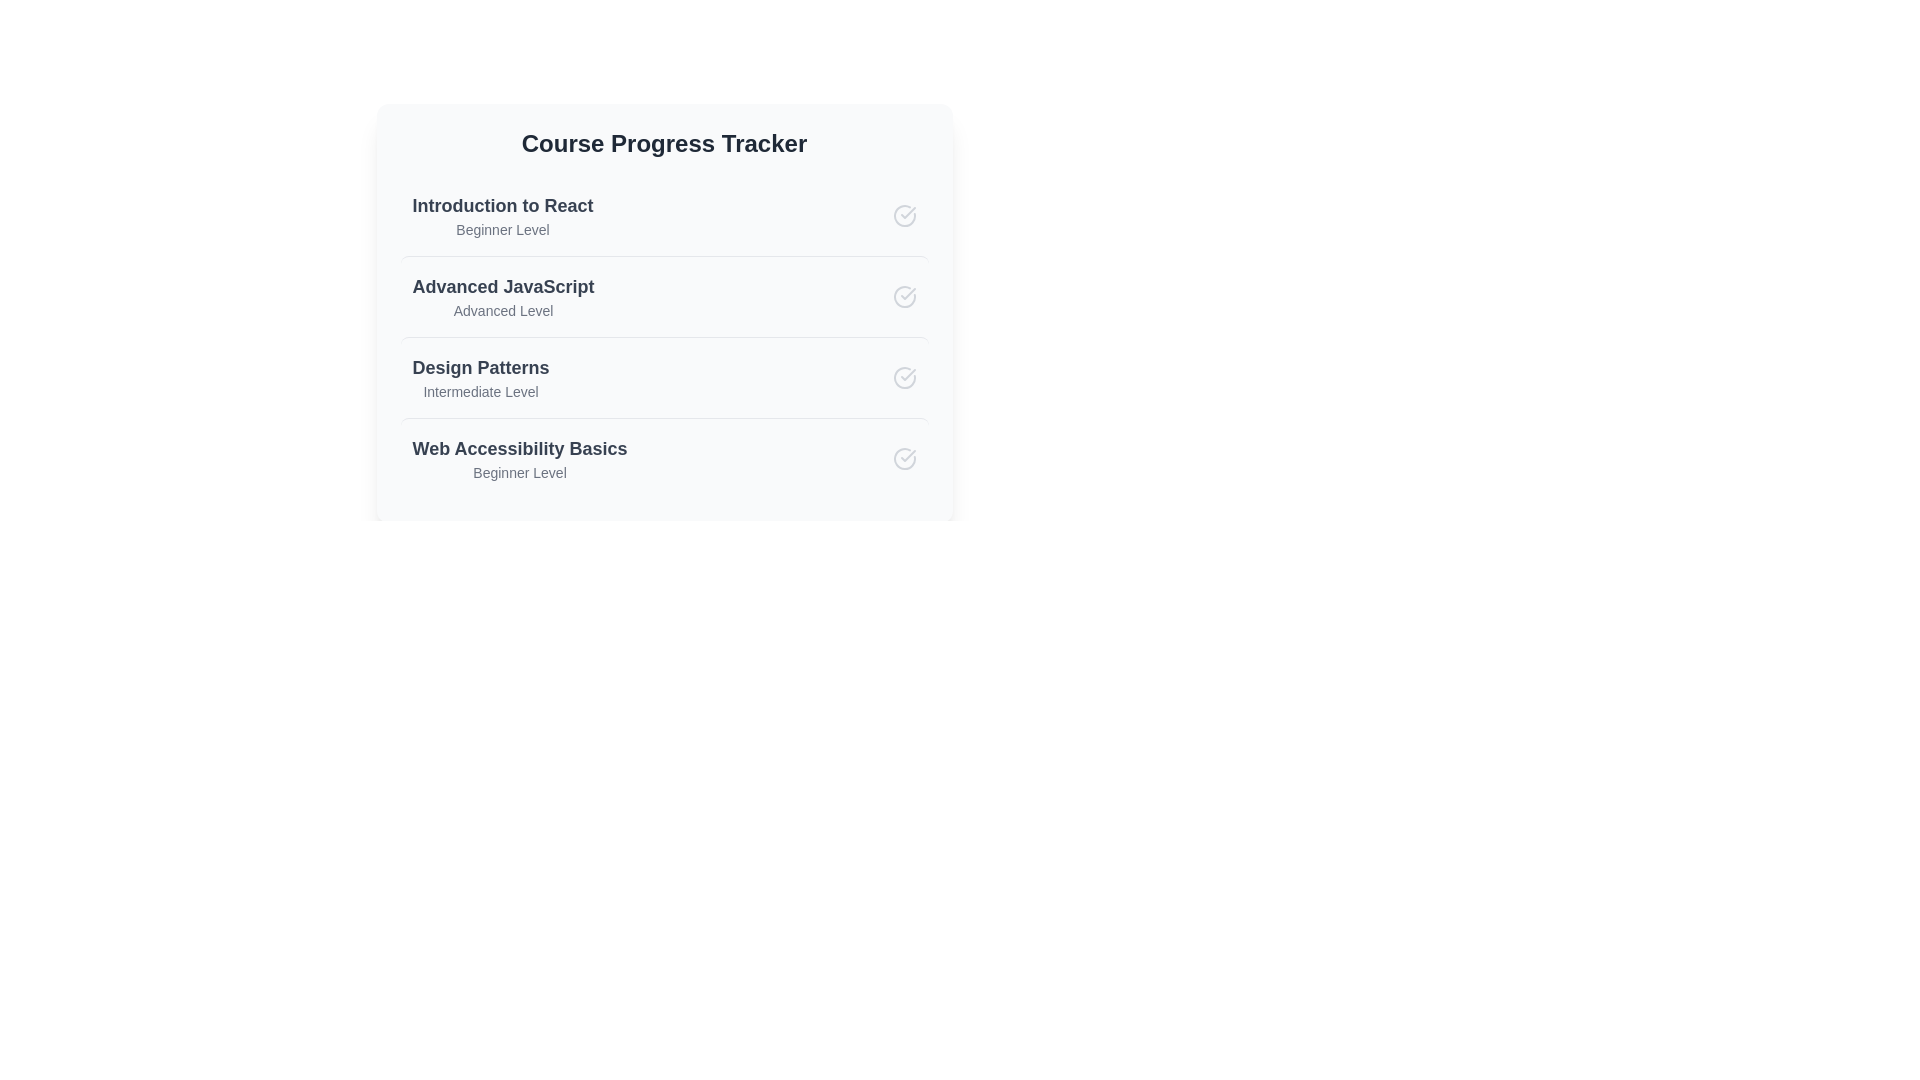 The width and height of the screenshot is (1920, 1080). What do you see at coordinates (664, 142) in the screenshot?
I see `the centered text header reading 'Course Progress Tracker' in bold, large font, located at the top of a card-like section with a light gray background` at bounding box center [664, 142].